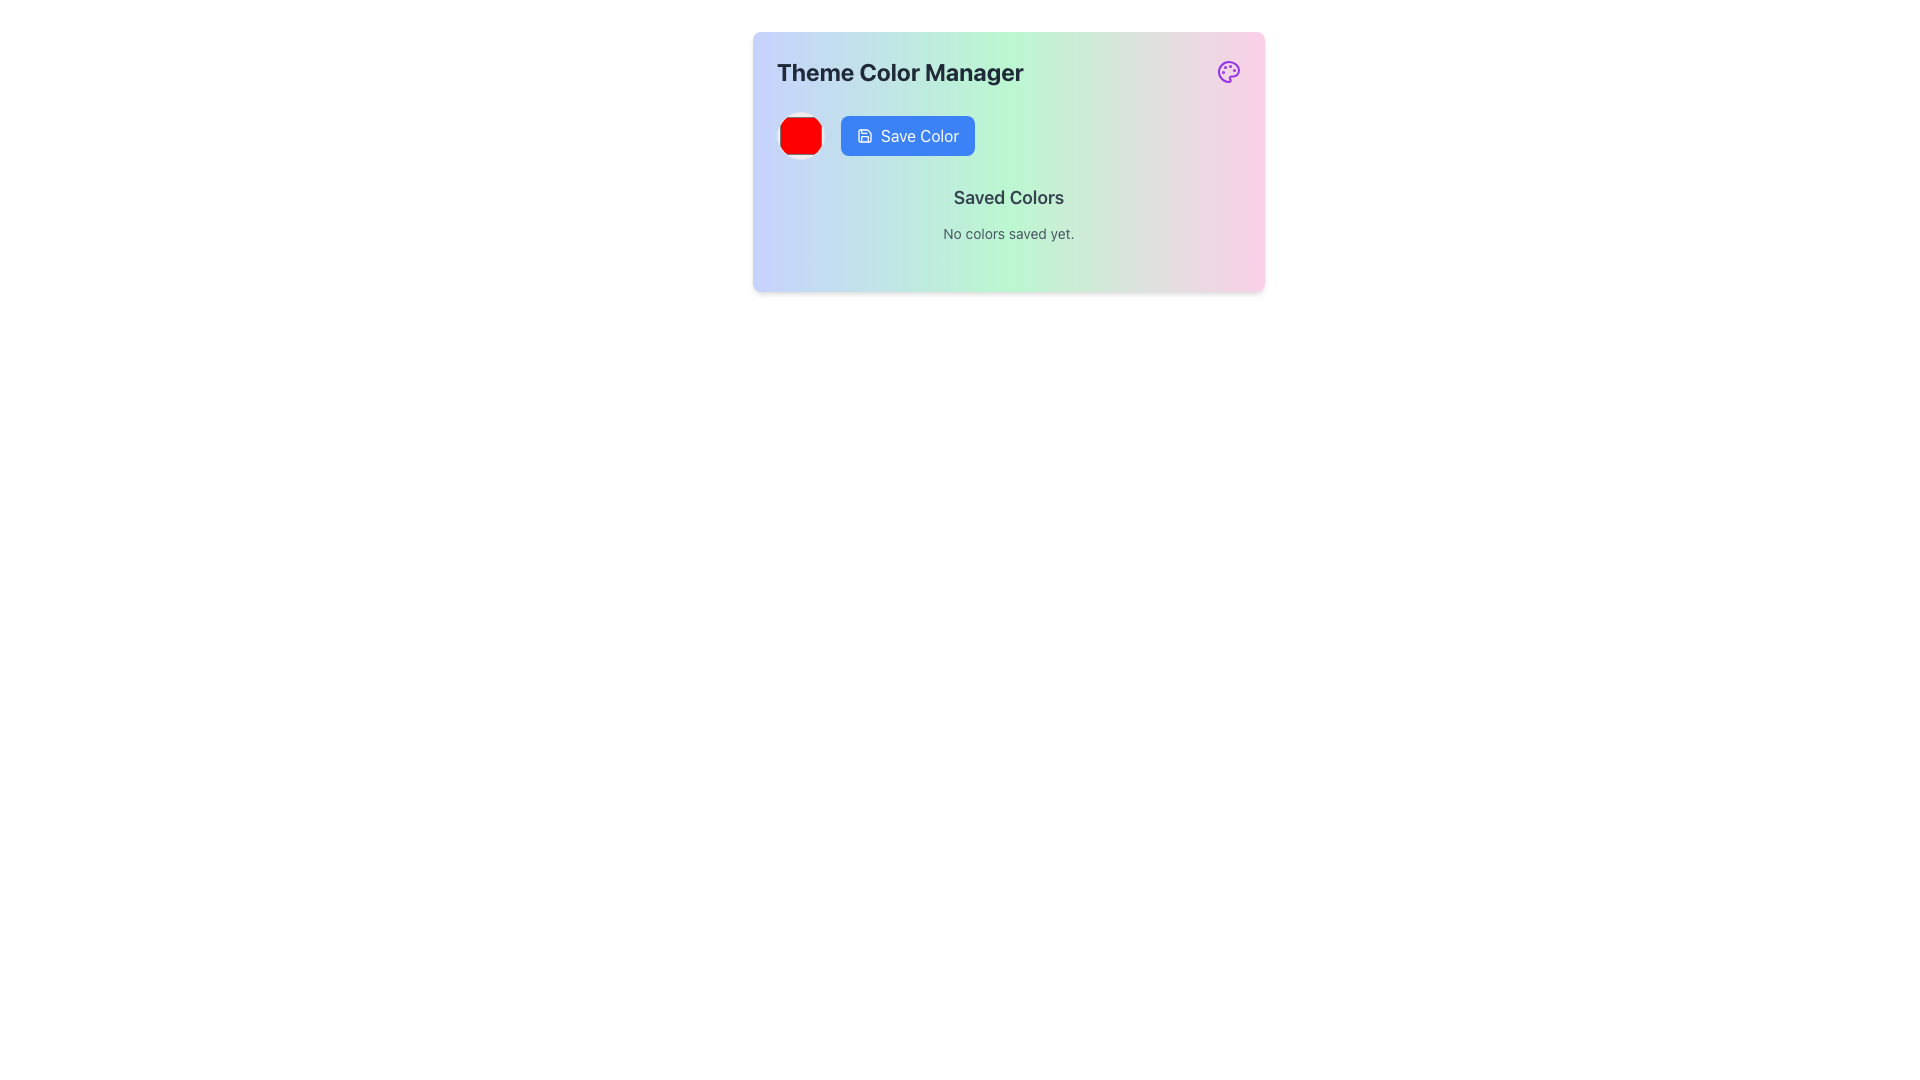 Image resolution: width=1920 pixels, height=1080 pixels. What do you see at coordinates (1227, 71) in the screenshot?
I see `the decorative SVG element representing the 'Theme Color Manager' feature located in the top-right corner of the UI card` at bounding box center [1227, 71].